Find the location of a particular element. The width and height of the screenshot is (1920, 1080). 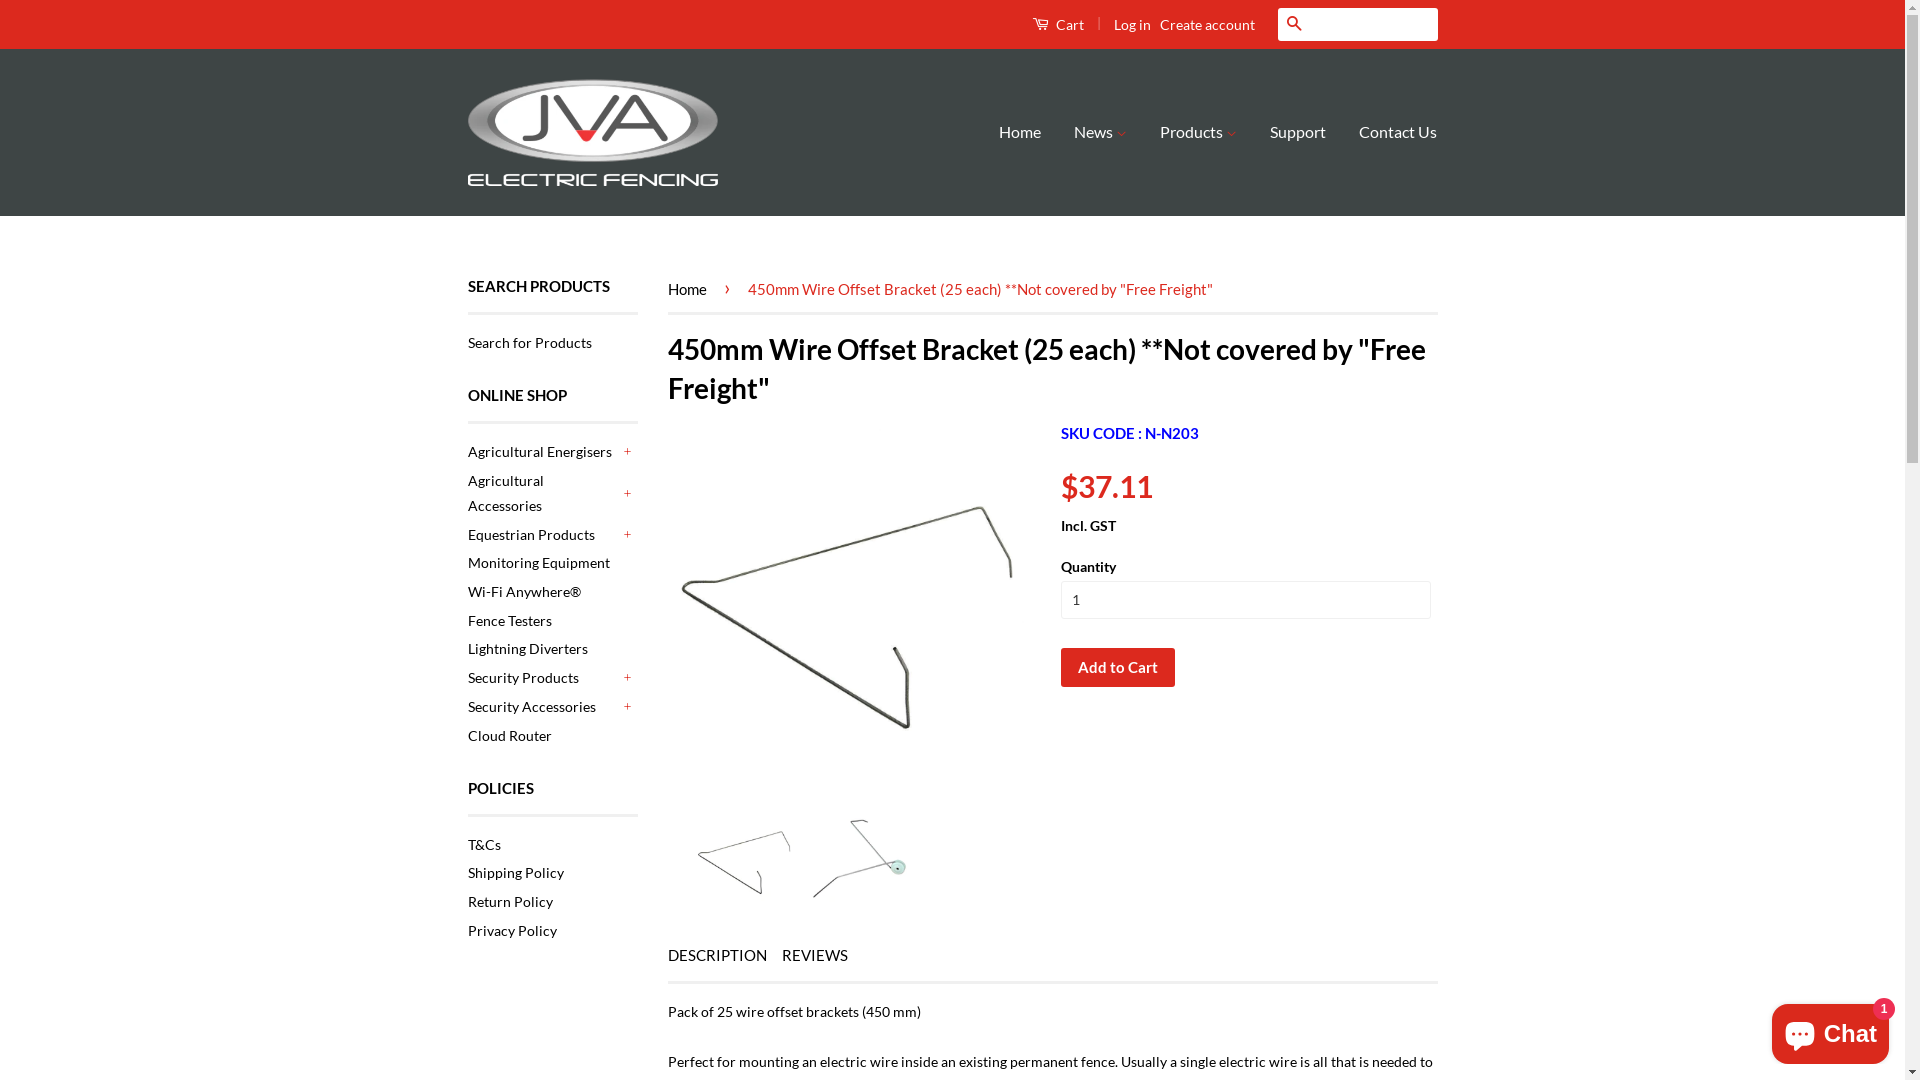

'Equestrian Products' is located at coordinates (542, 533).